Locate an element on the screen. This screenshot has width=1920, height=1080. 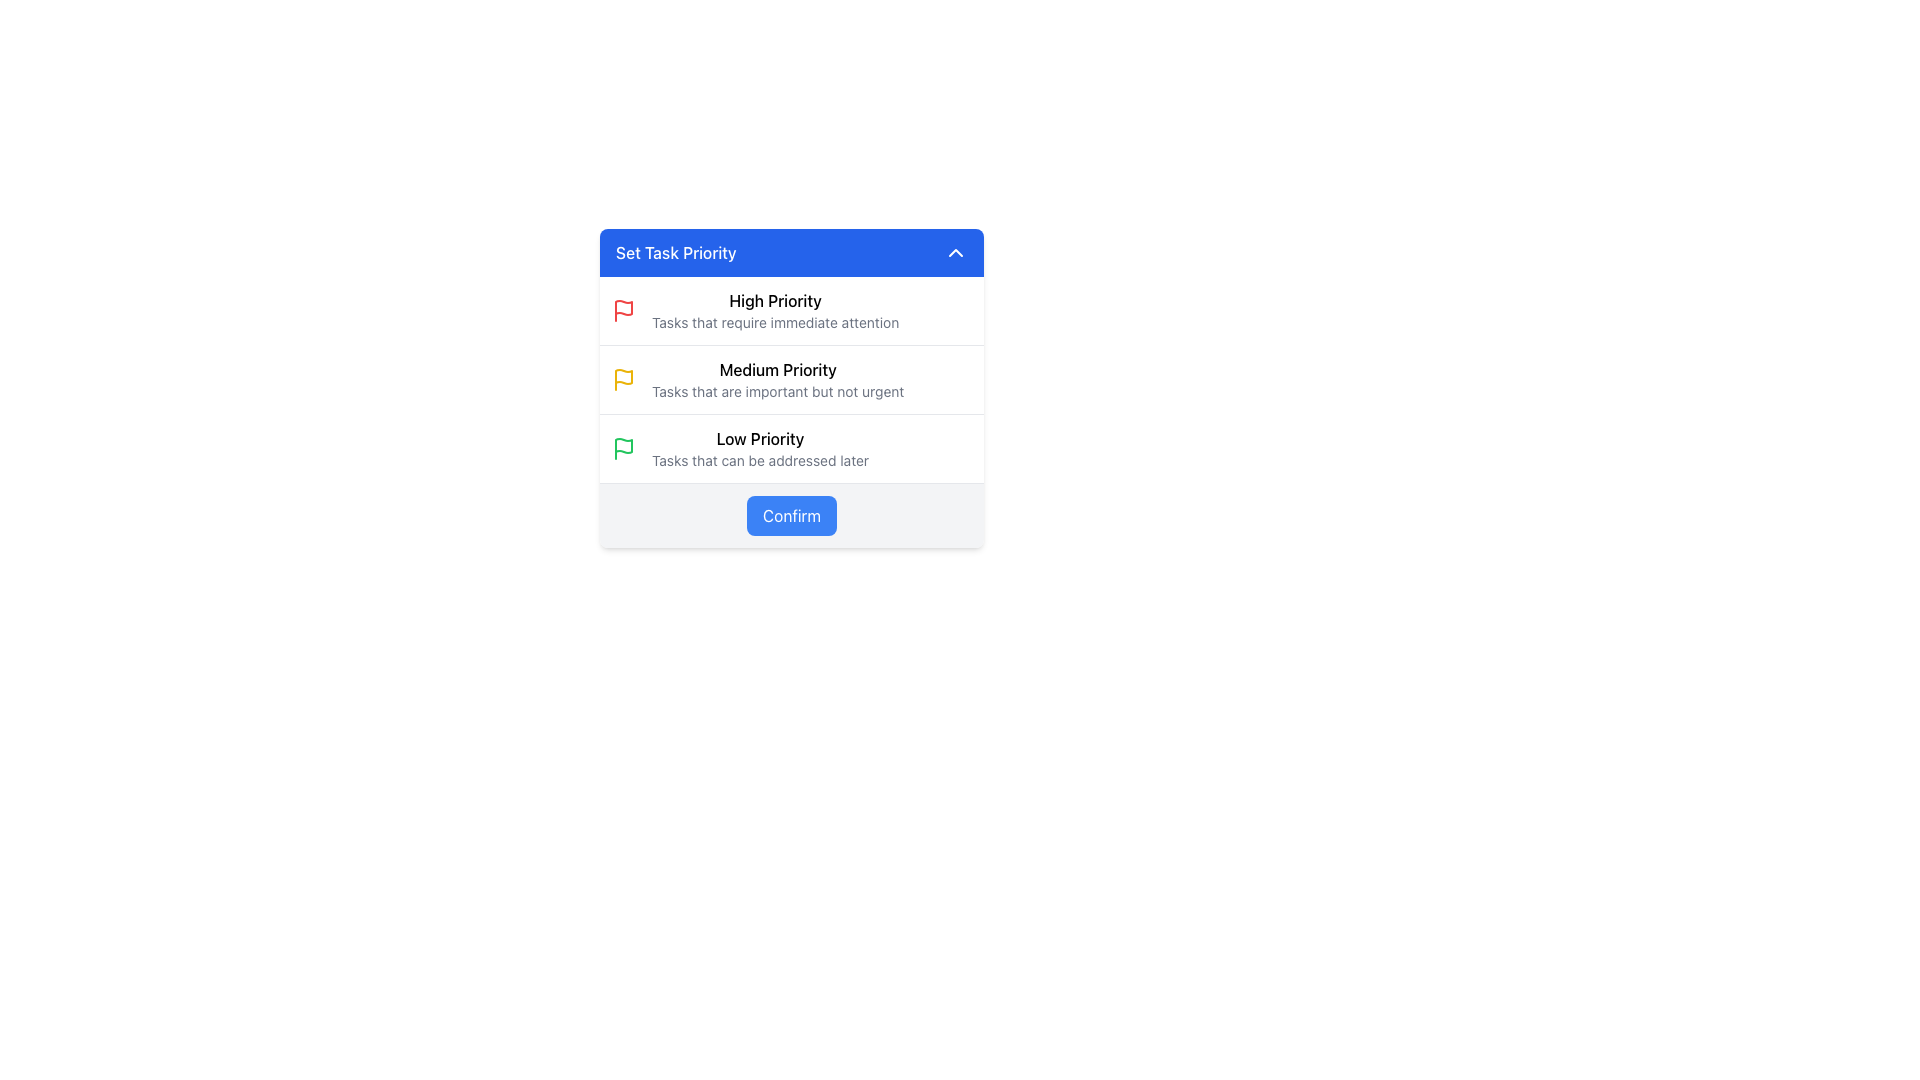
the third item in the 'Set Task Priority' menu, which designates the task as low priority, represented by a text label with a green flag icon preceding it is located at coordinates (759, 447).